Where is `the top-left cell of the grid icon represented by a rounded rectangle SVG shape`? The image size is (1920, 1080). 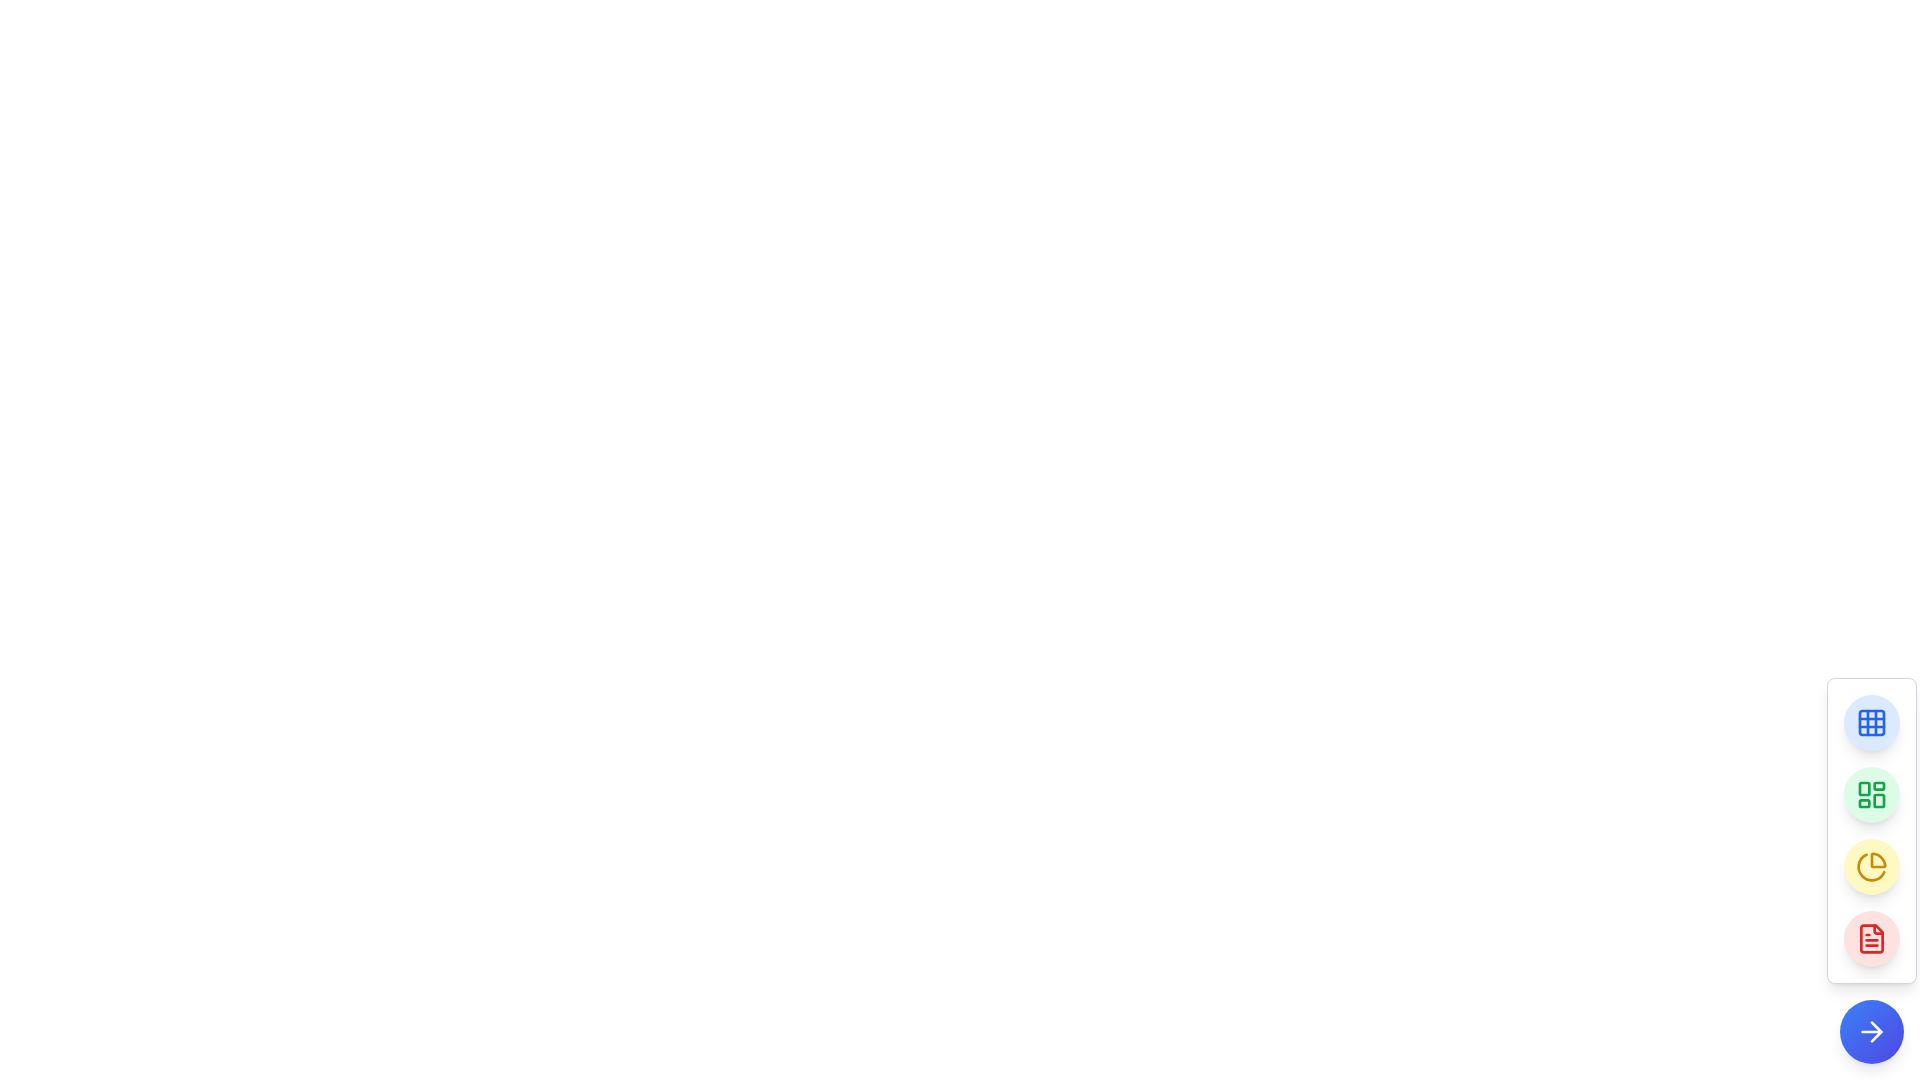 the top-left cell of the grid icon represented by a rounded rectangle SVG shape is located at coordinates (1871, 722).